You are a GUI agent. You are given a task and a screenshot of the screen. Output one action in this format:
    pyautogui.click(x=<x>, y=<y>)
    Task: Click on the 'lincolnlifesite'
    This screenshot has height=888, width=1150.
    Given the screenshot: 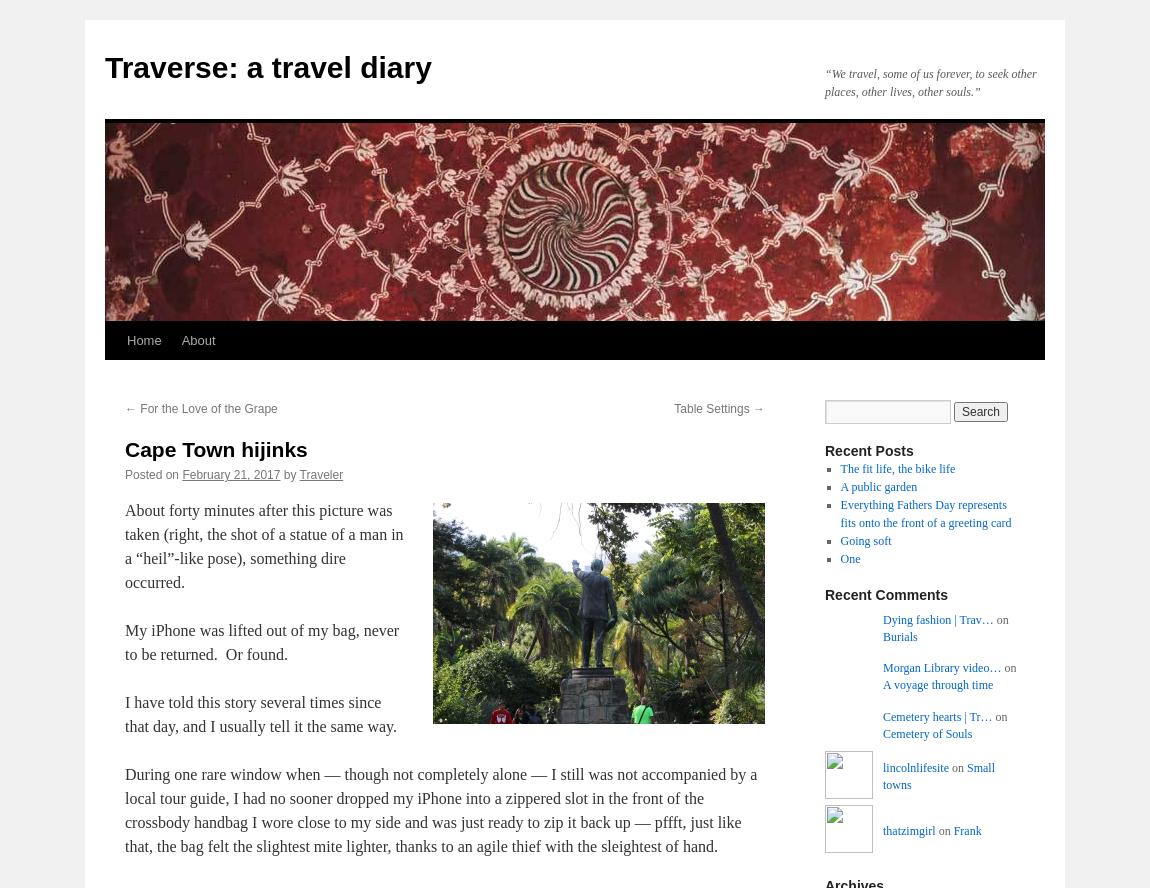 What is the action you would take?
    pyautogui.click(x=915, y=767)
    